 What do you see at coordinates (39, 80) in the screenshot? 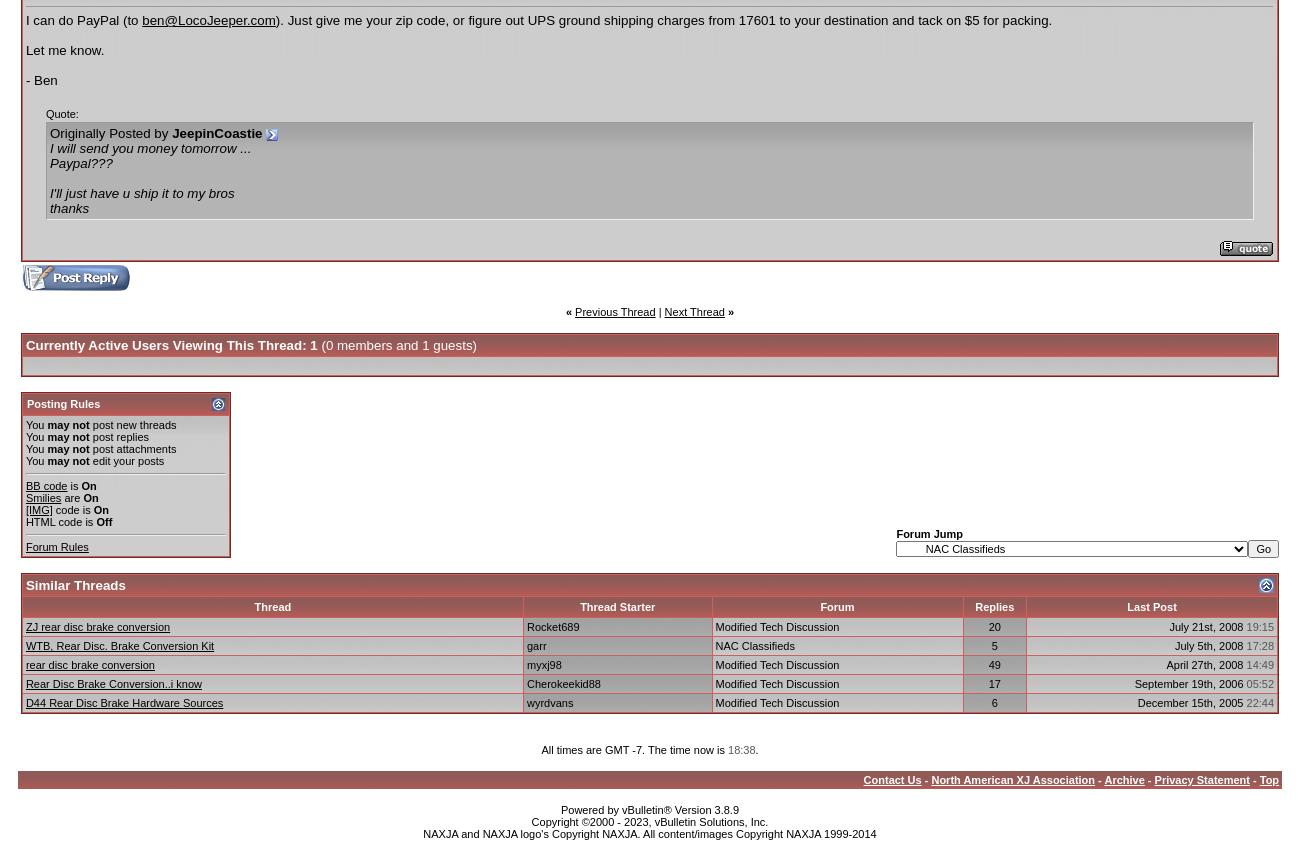
I see `'- Ben'` at bounding box center [39, 80].